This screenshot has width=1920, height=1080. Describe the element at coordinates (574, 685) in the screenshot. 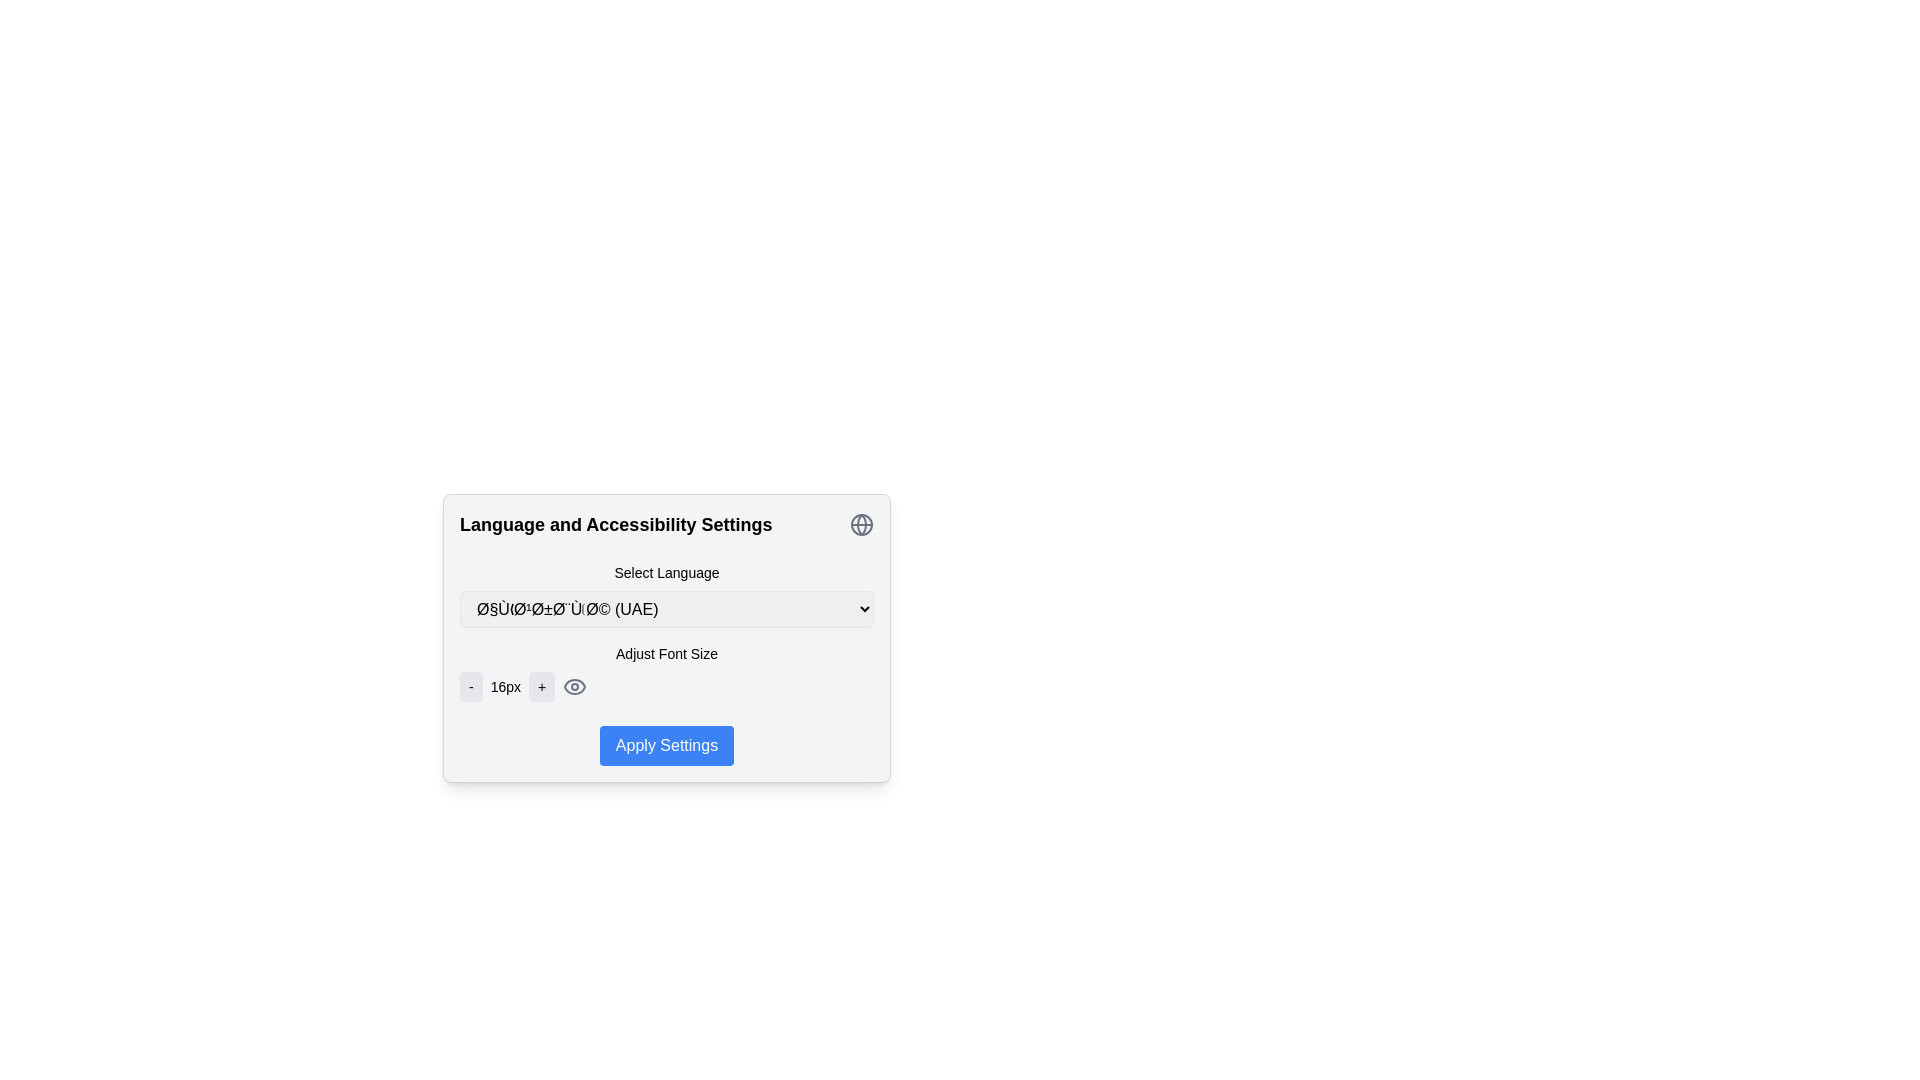

I see `the visibility icon located within the 'Language and Accessibility Settings' dialog, near the 'Adjust Font Size' section` at that location.